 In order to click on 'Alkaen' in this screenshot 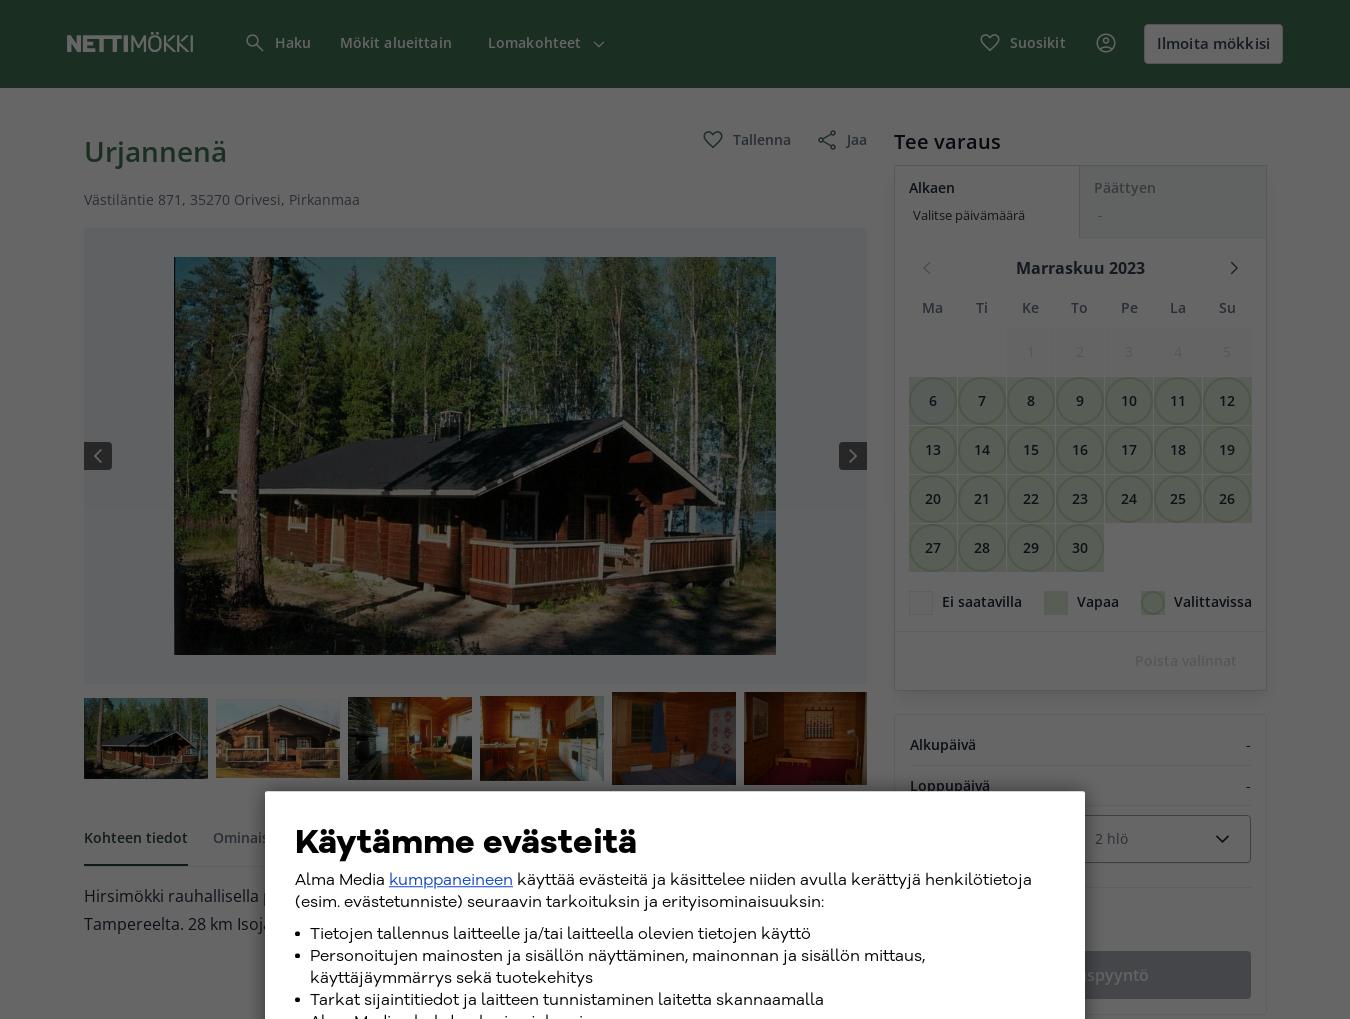, I will do `click(907, 186)`.